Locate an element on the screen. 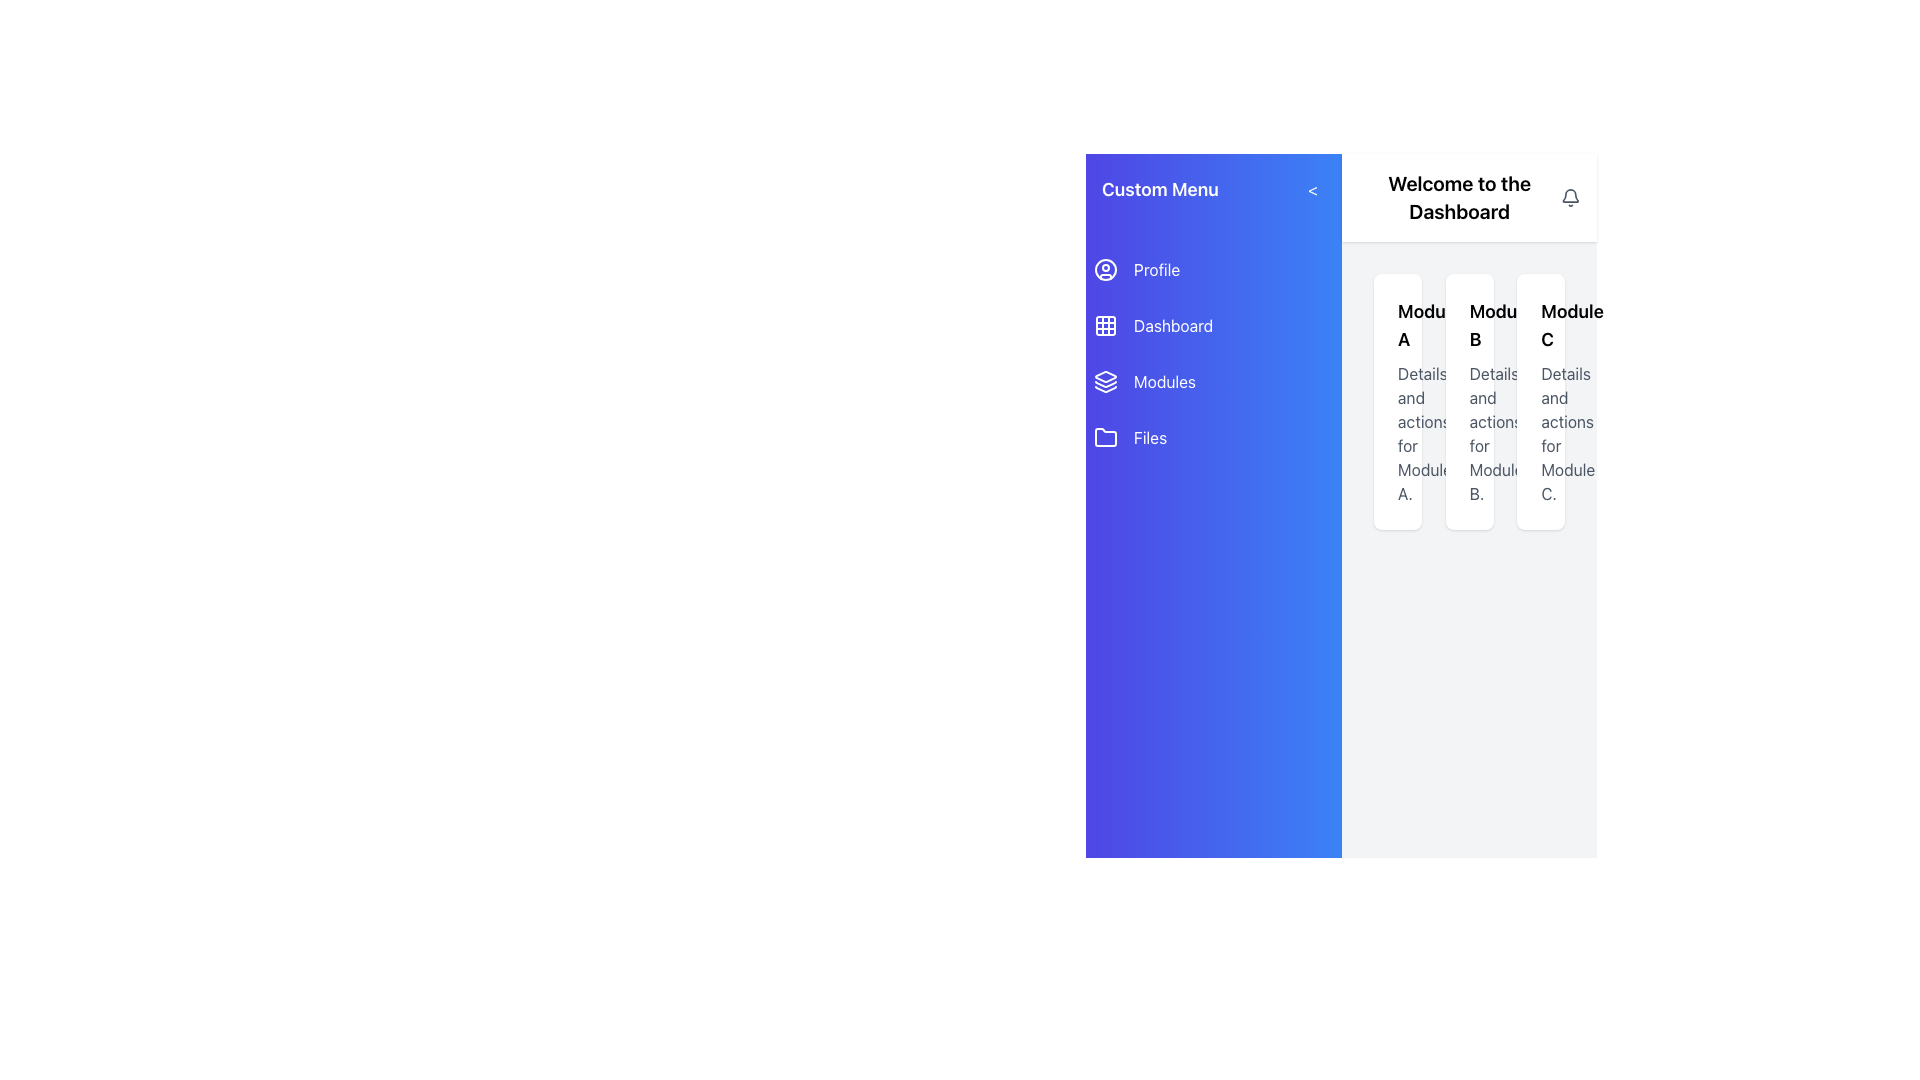 The width and height of the screenshot is (1920, 1080). the folder icon located before the 'Files' label in the left panel menu for navigation purposes is located at coordinates (1104, 437).